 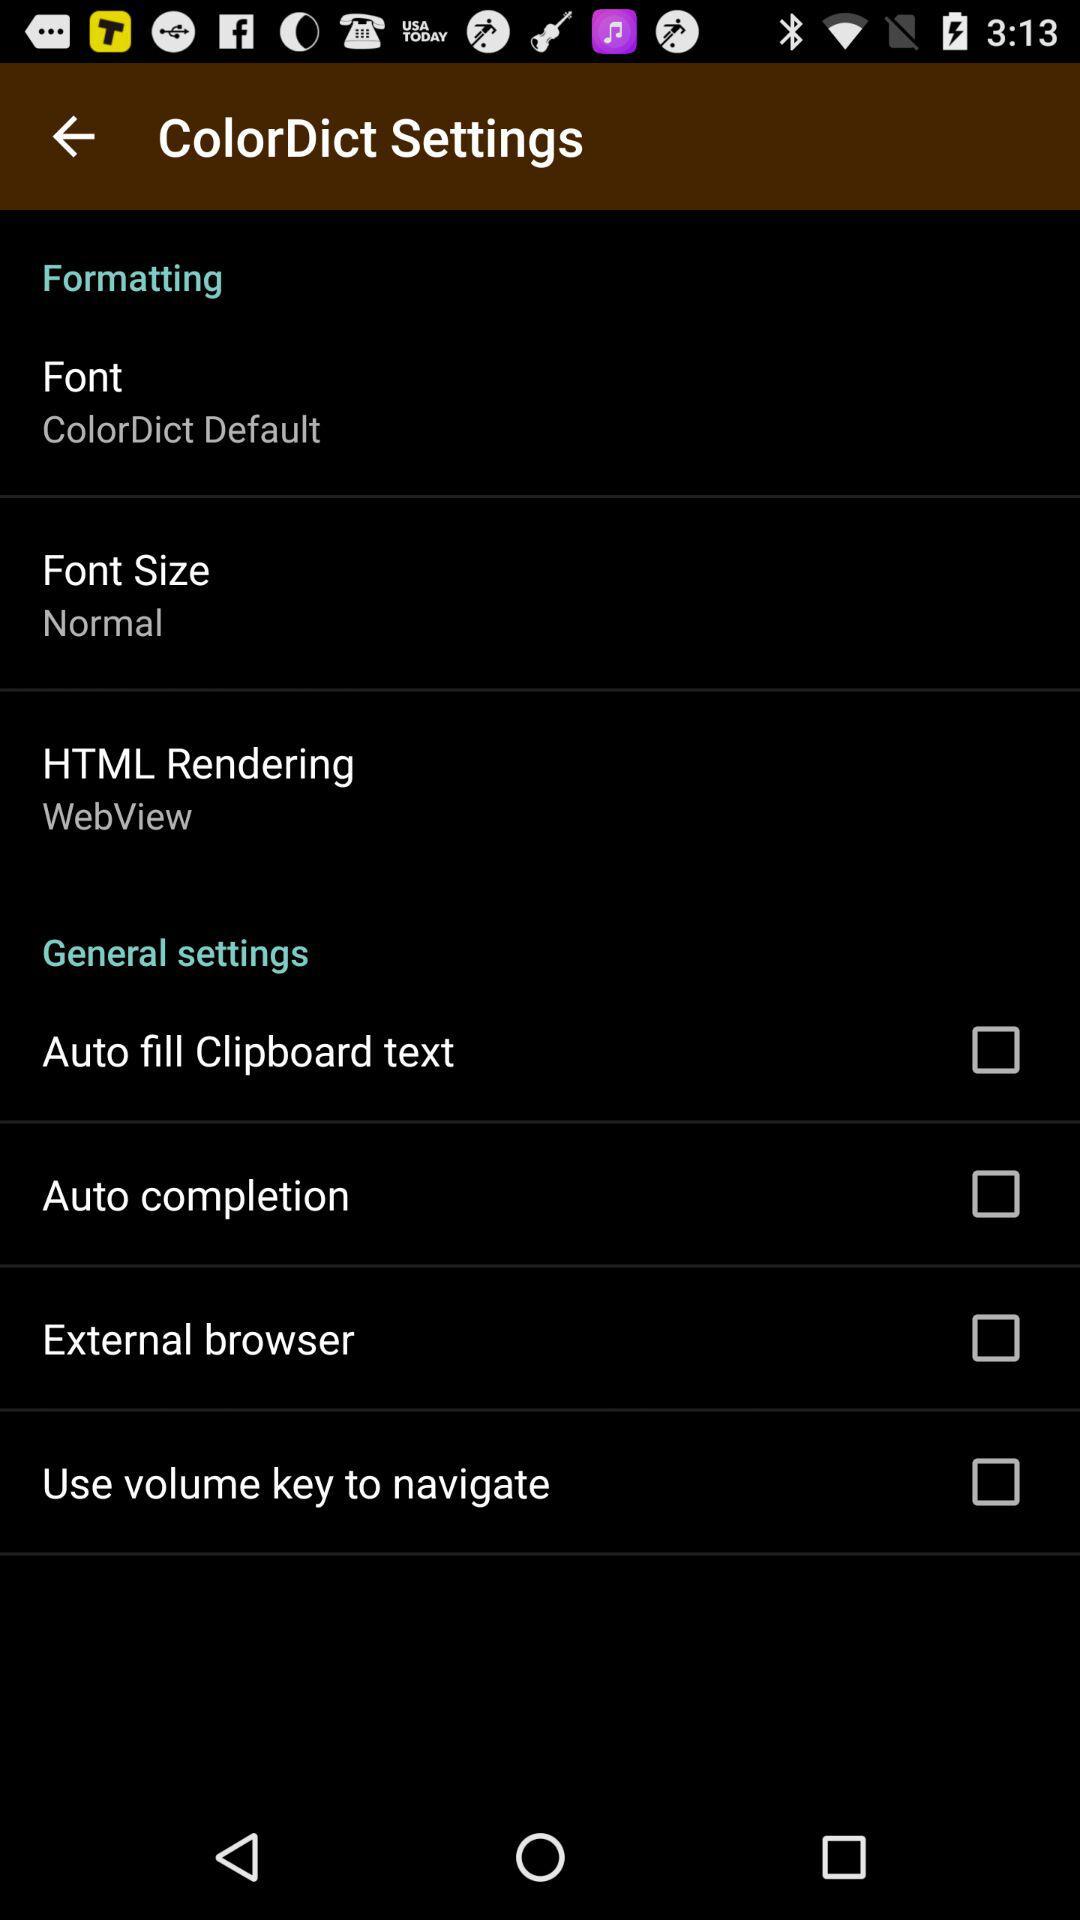 What do you see at coordinates (72, 135) in the screenshot?
I see `the app above the formatting` at bounding box center [72, 135].